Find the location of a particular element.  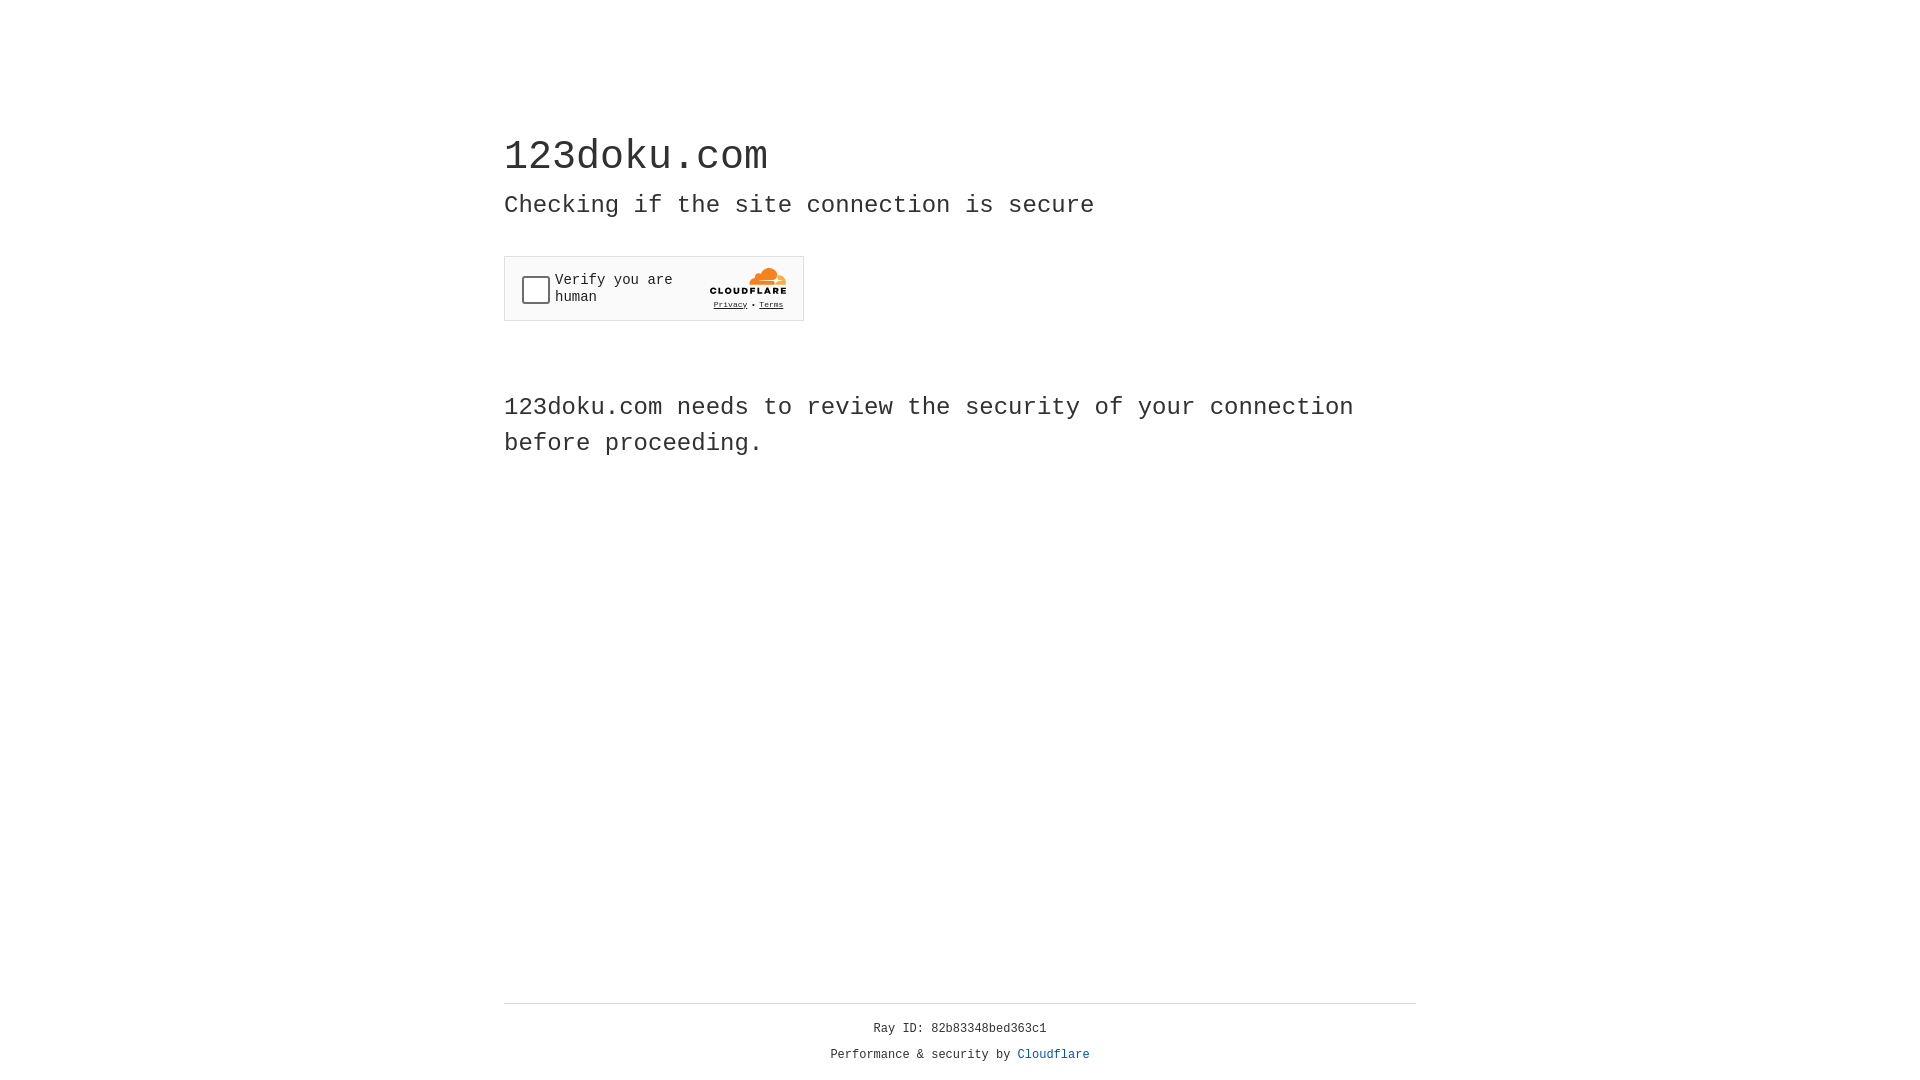

'Cloudflare' is located at coordinates (1053, 1054).